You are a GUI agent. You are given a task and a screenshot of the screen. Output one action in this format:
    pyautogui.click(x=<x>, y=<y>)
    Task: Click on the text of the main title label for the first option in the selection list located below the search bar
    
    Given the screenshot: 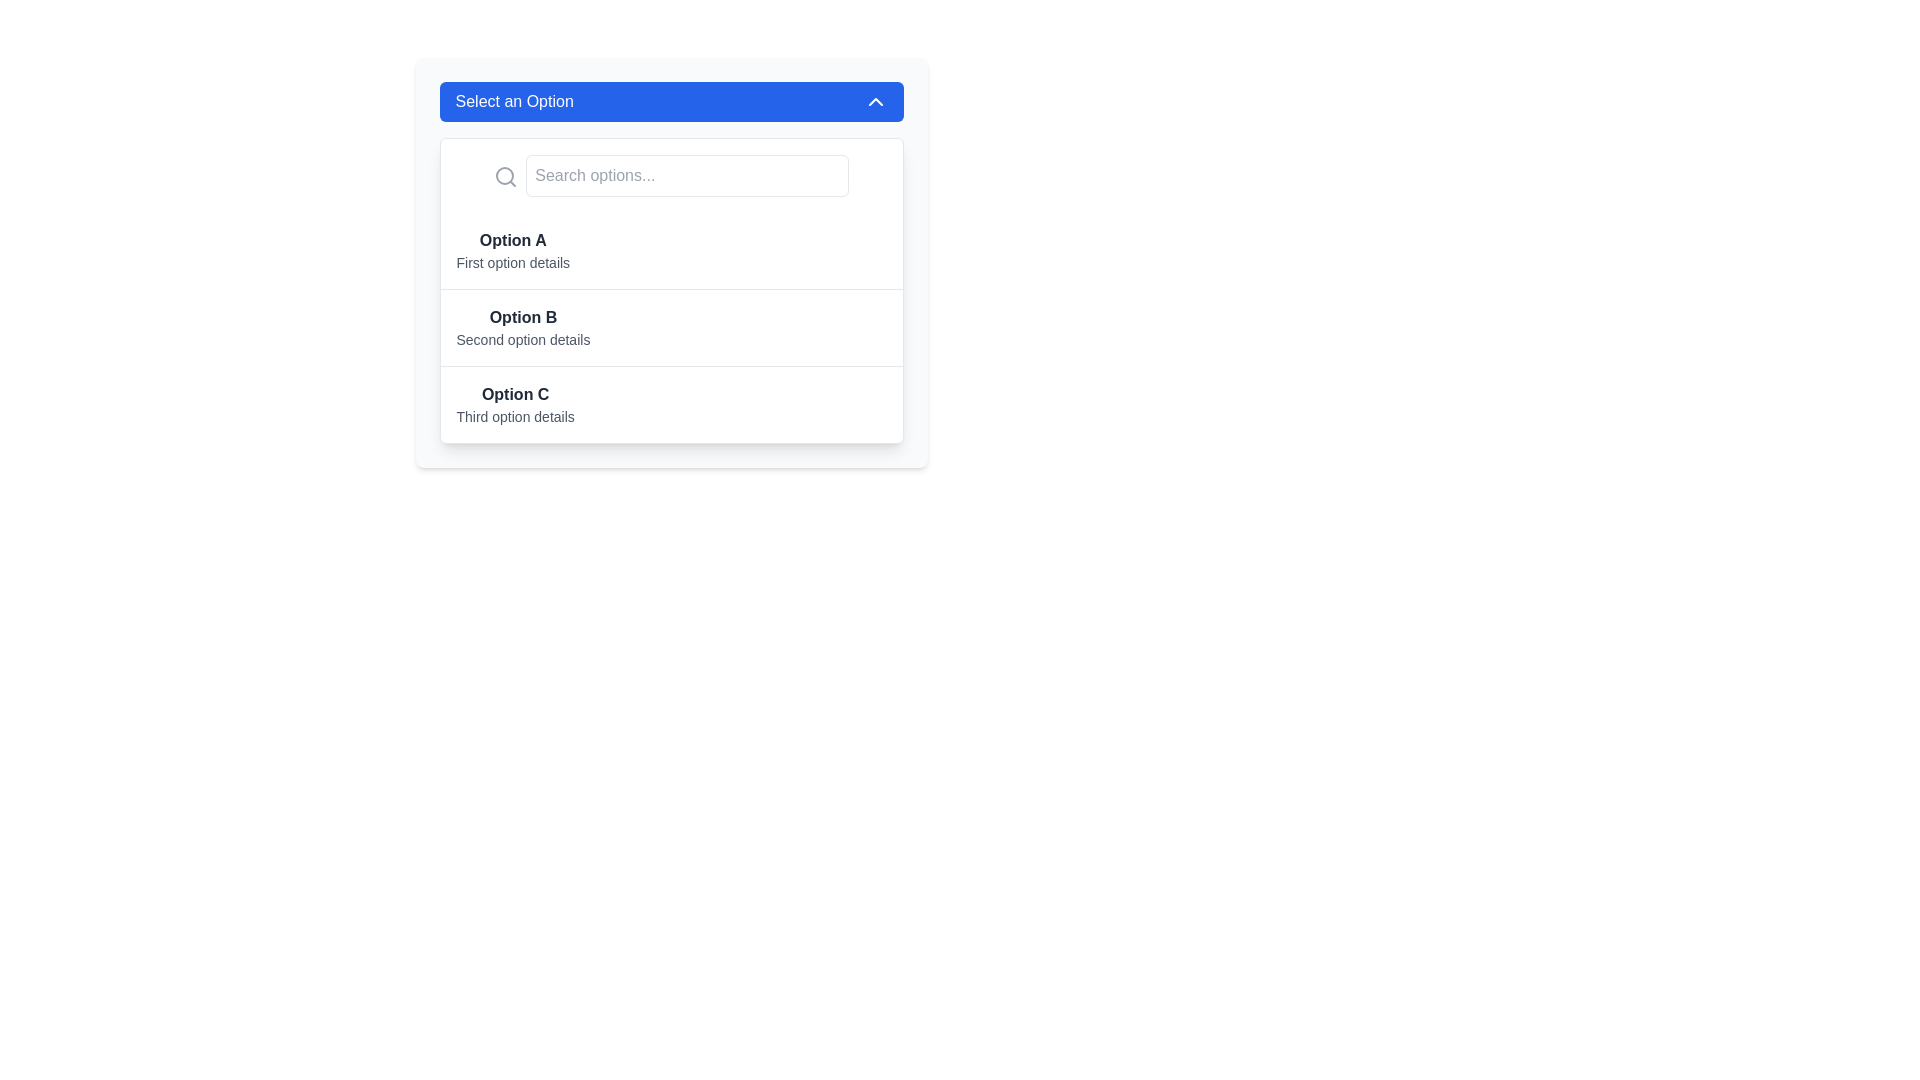 What is the action you would take?
    pyautogui.click(x=513, y=239)
    